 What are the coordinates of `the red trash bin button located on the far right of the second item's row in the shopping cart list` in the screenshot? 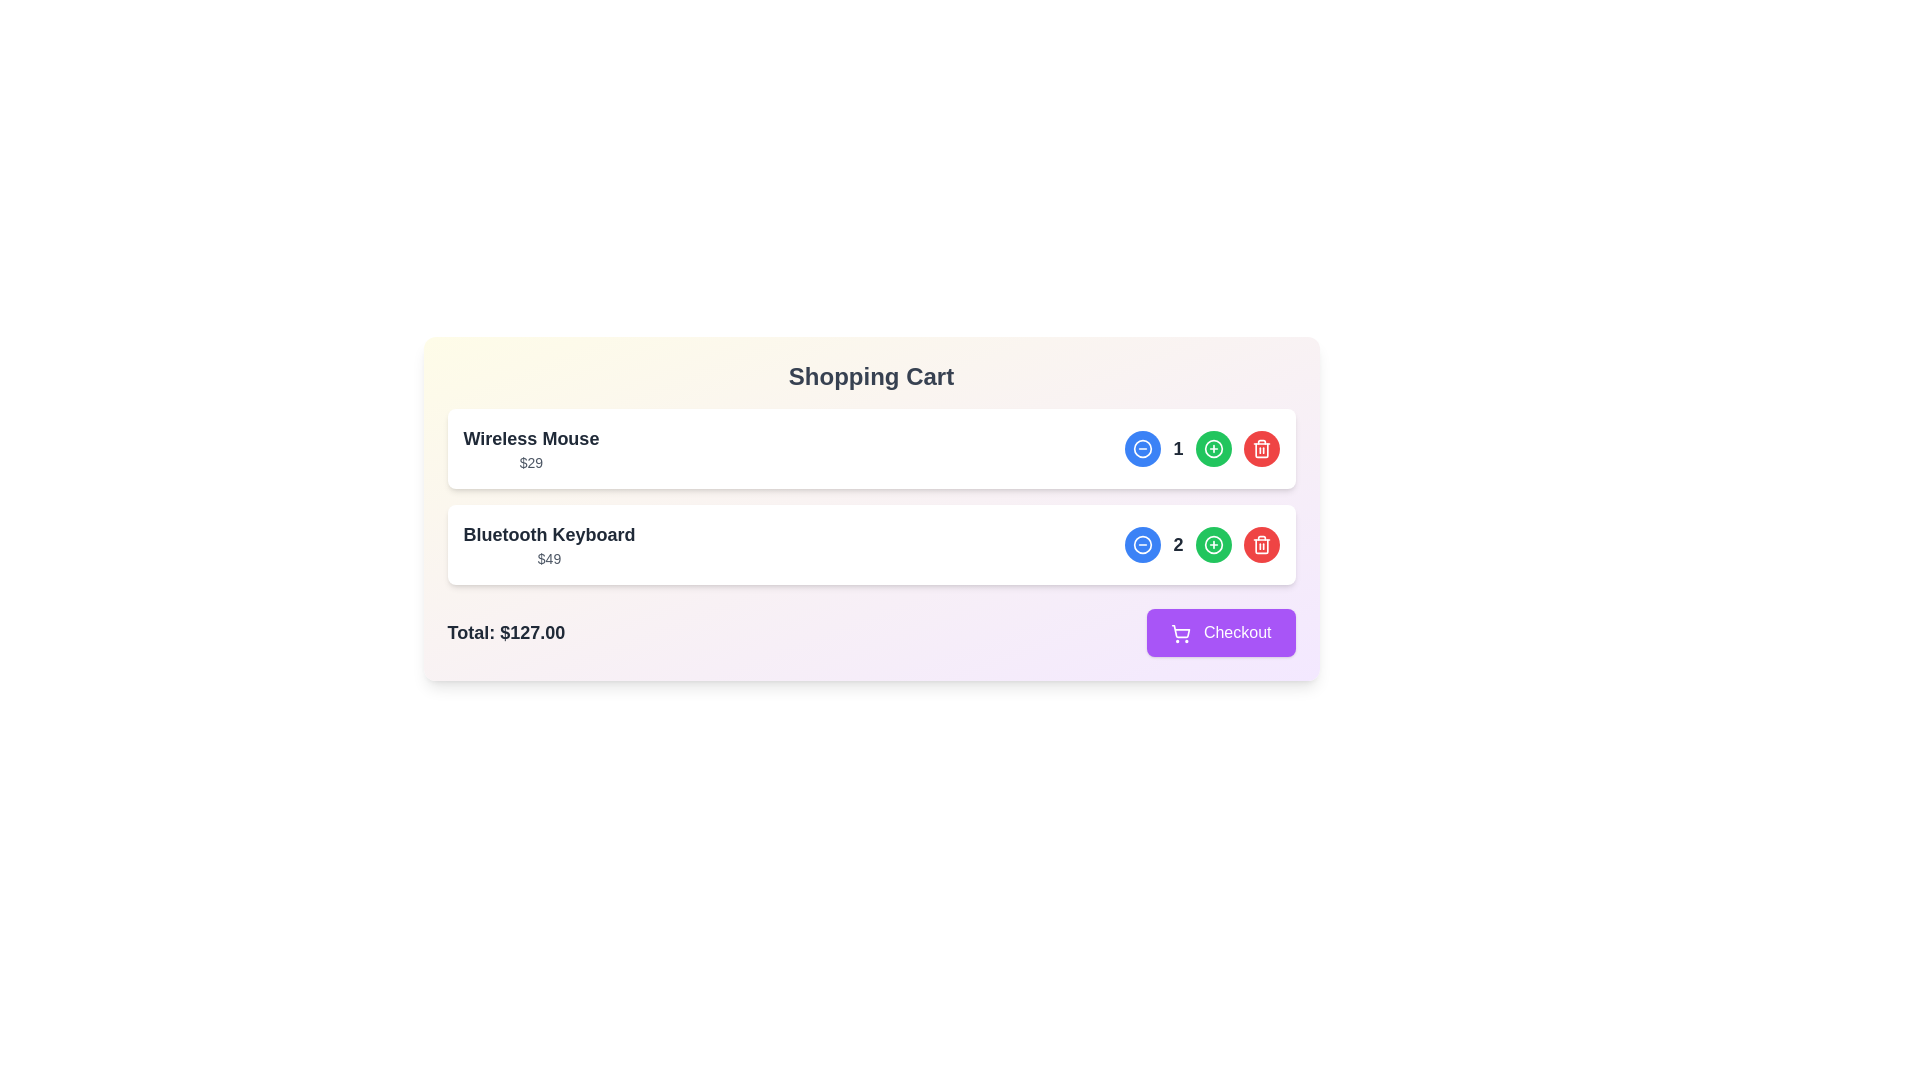 It's located at (1260, 544).